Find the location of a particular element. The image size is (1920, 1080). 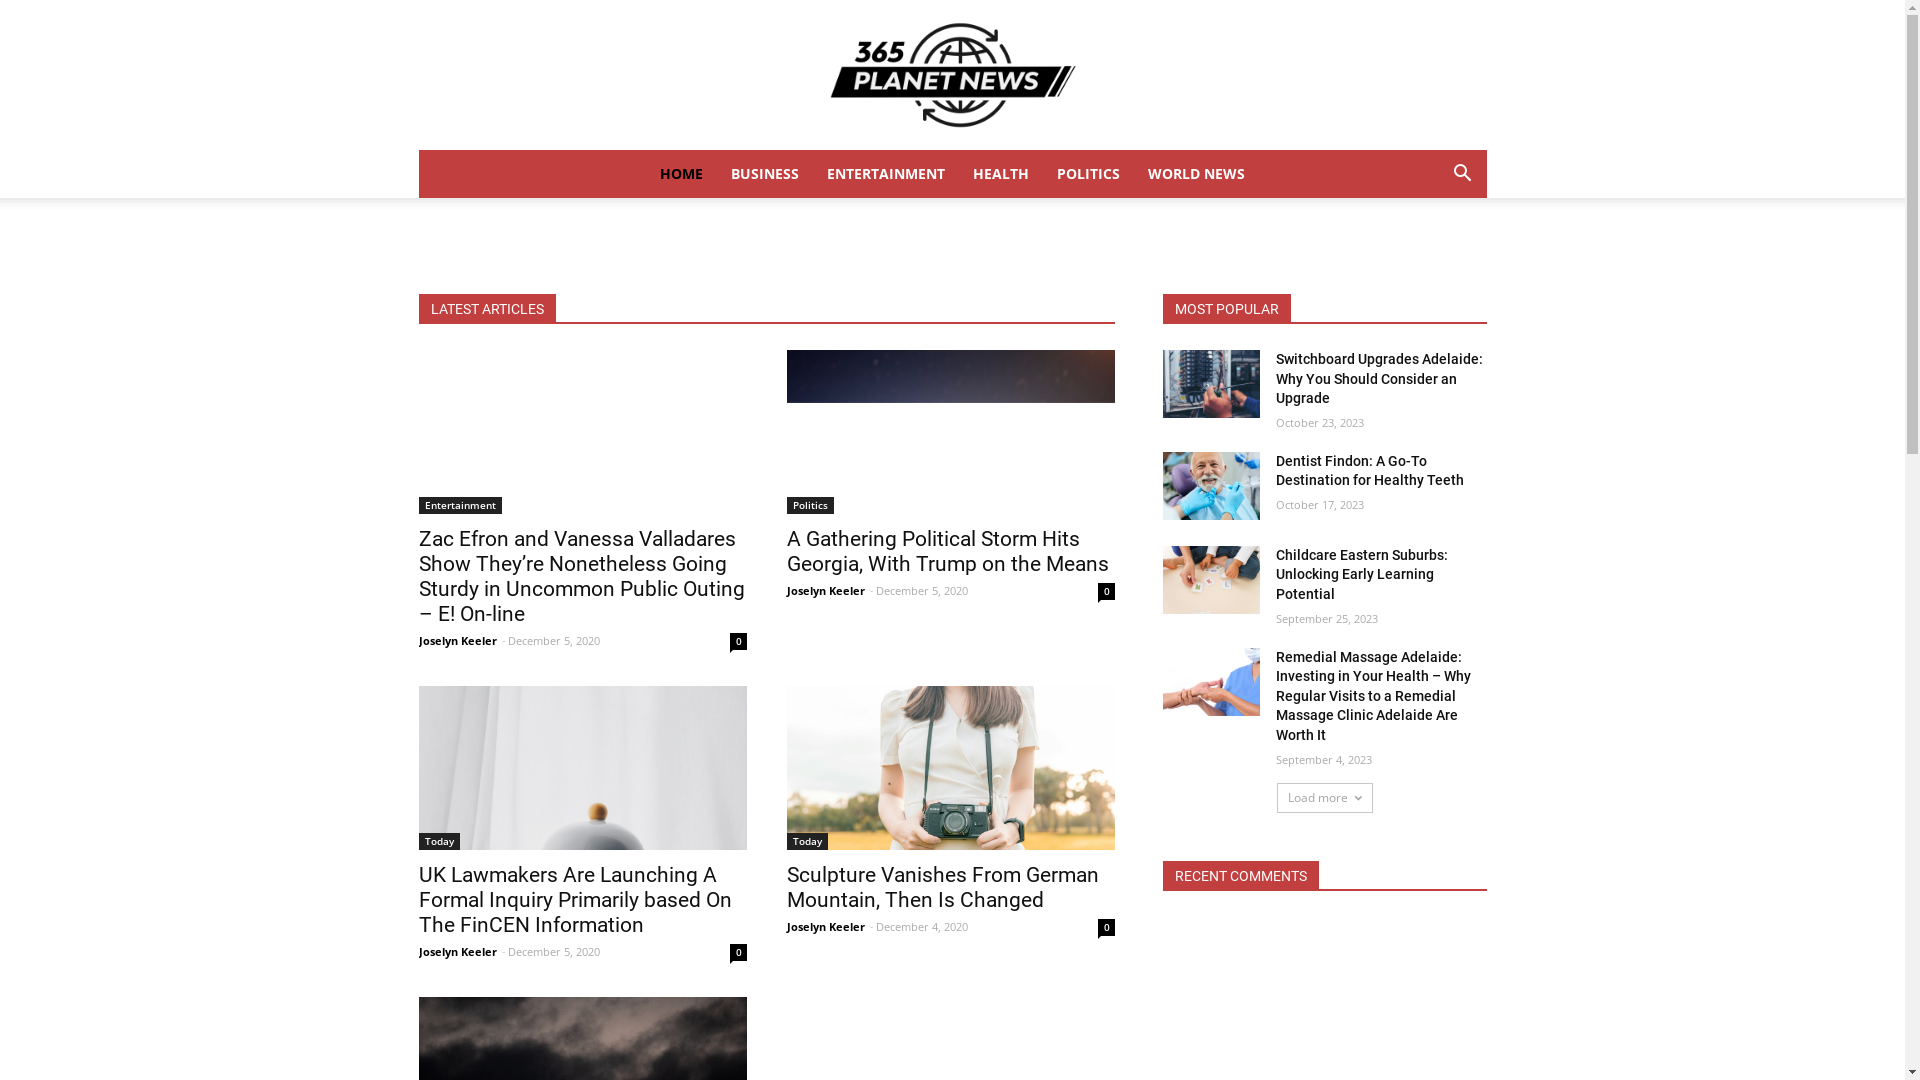

'Search' is located at coordinates (1430, 253).